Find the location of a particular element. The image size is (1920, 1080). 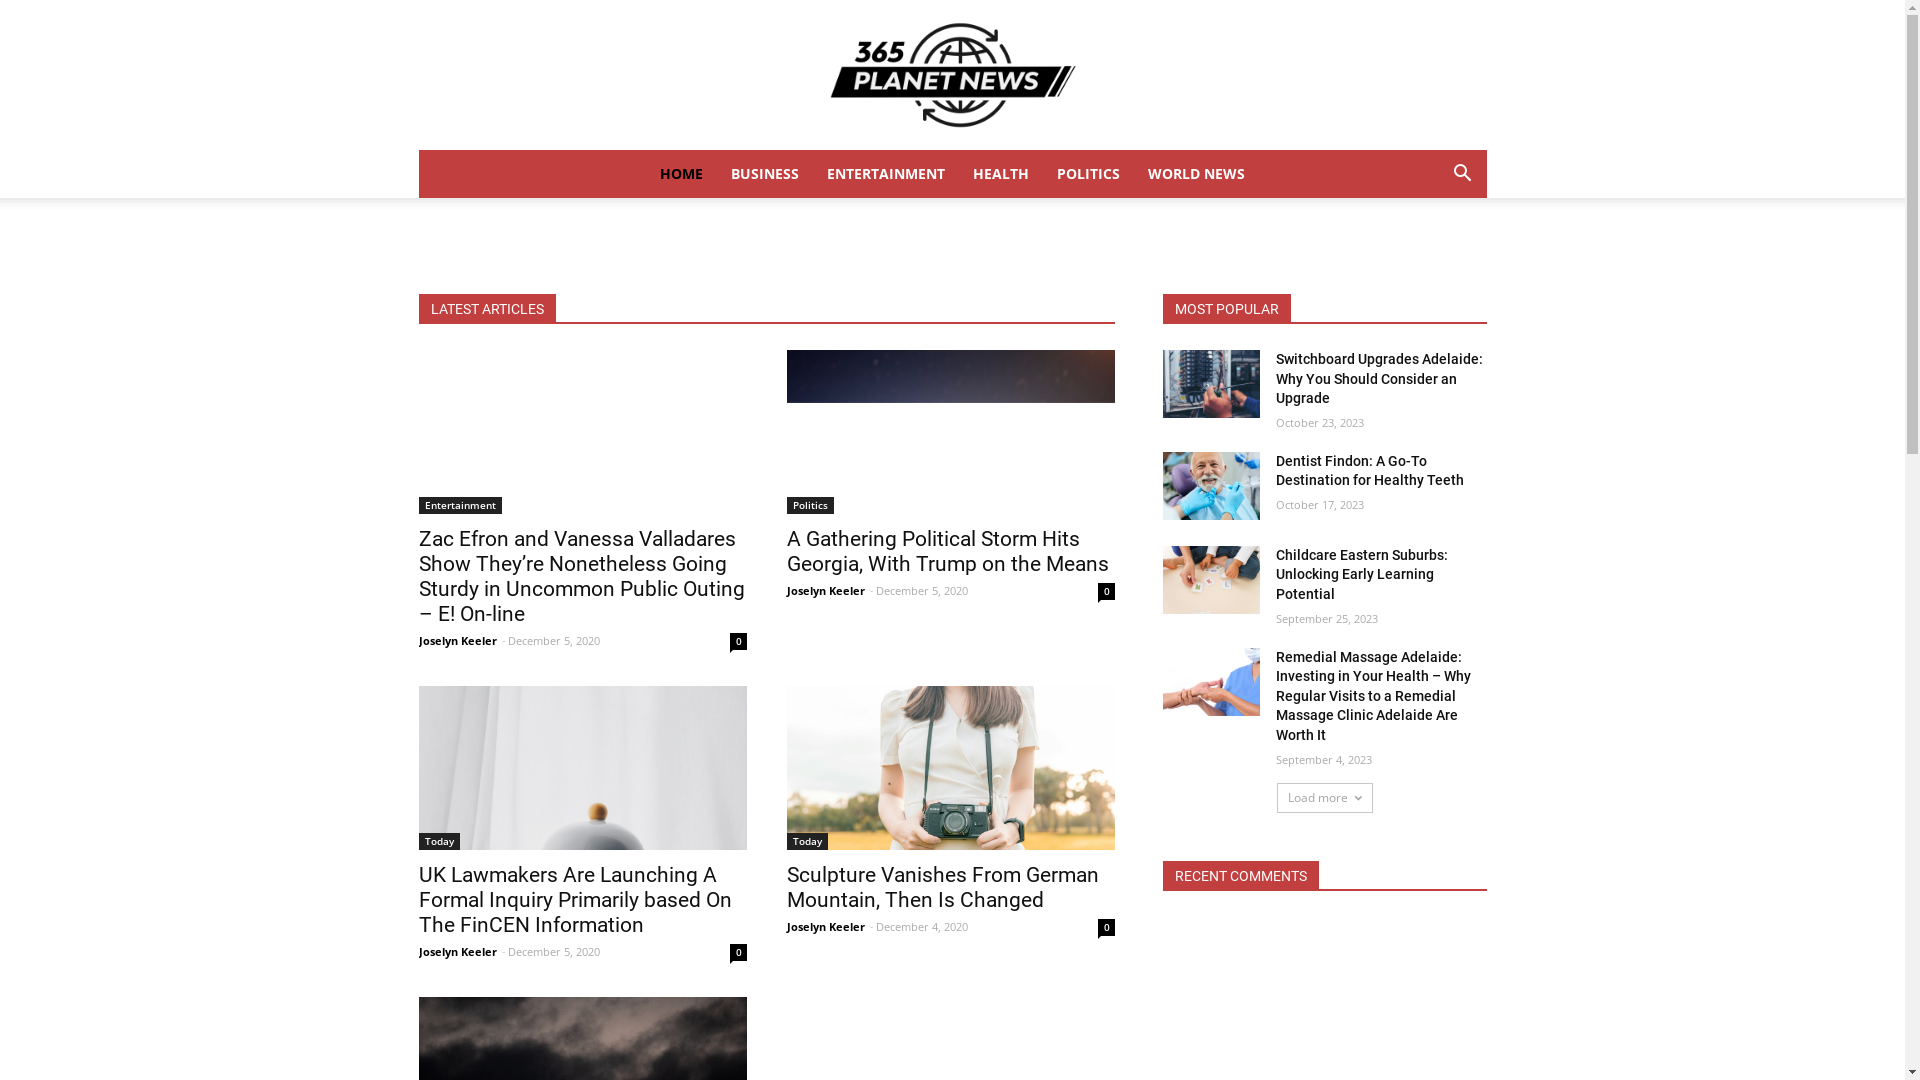

'Search' is located at coordinates (1430, 253).